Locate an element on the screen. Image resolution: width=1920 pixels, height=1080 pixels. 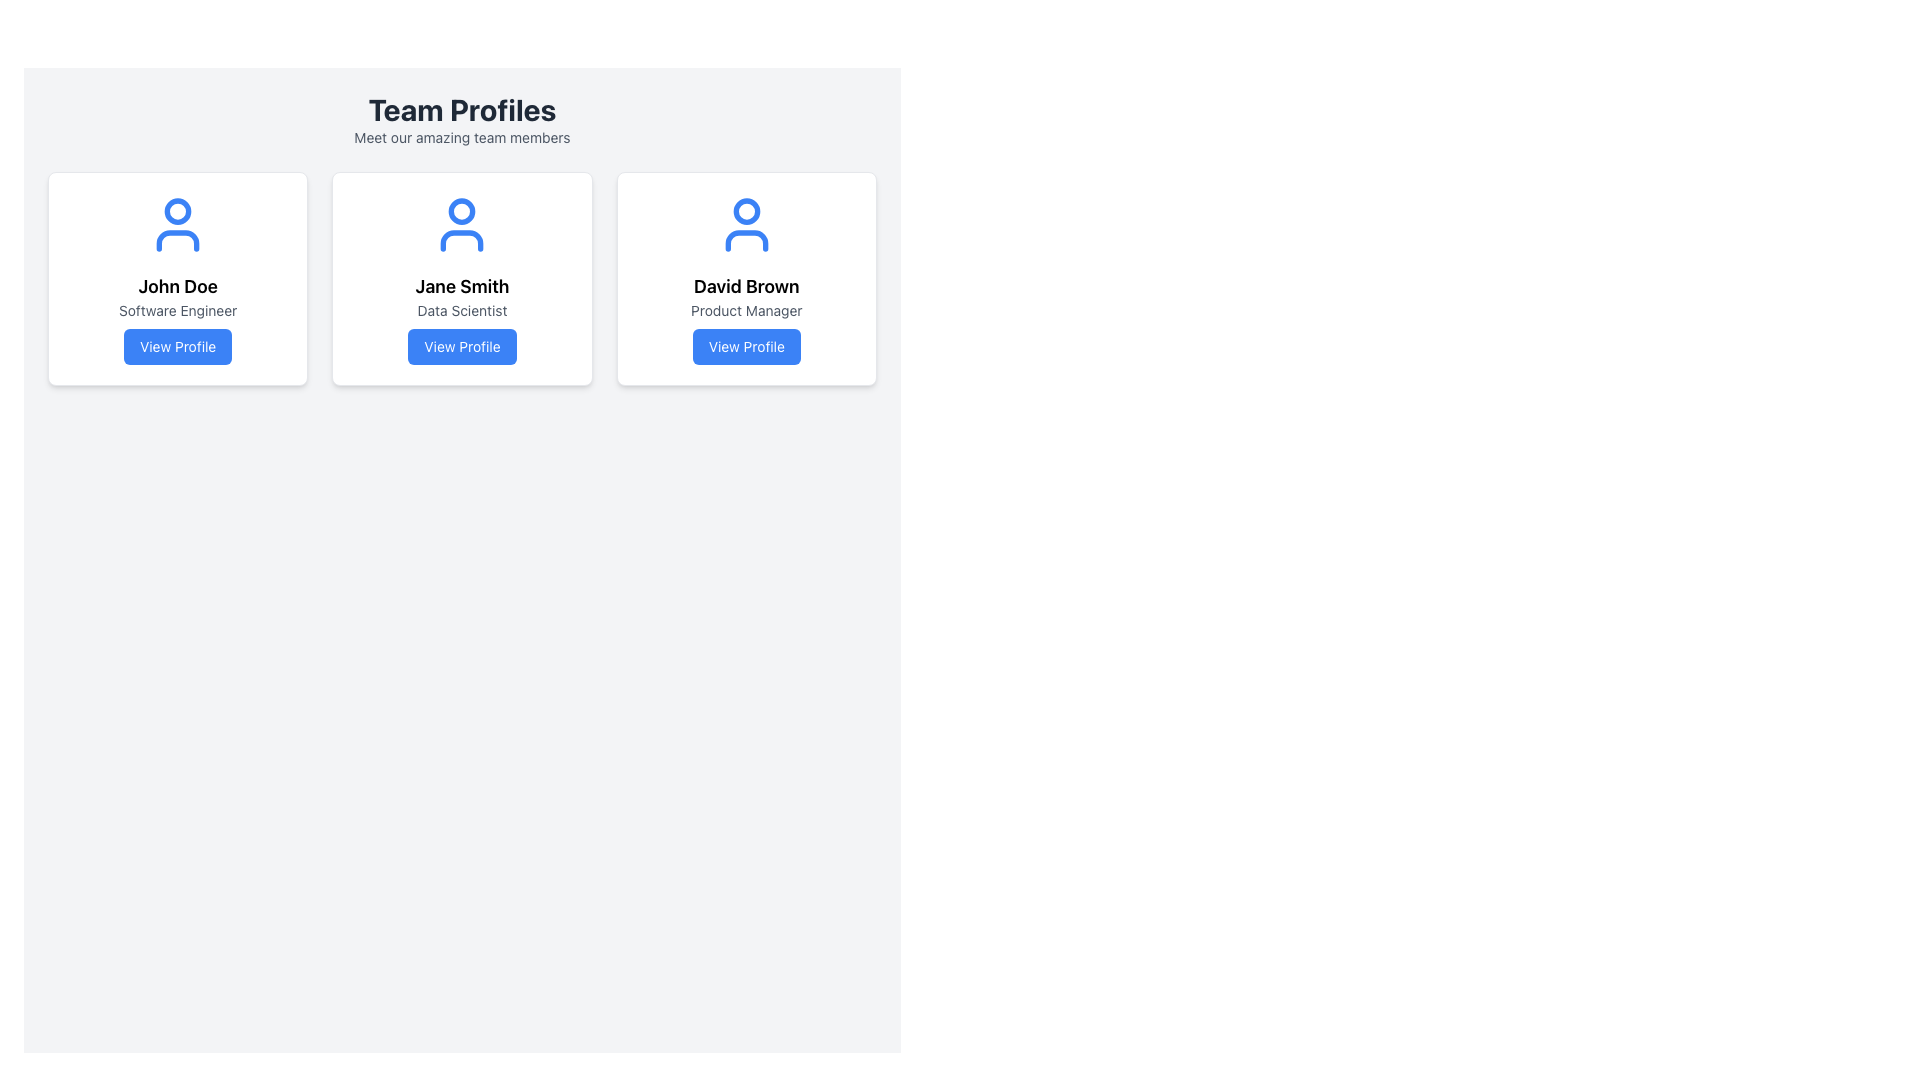
the graphical icon component (circle) representing John Doe in the 'Team Profiles' section, located in the top-left card is located at coordinates (178, 211).